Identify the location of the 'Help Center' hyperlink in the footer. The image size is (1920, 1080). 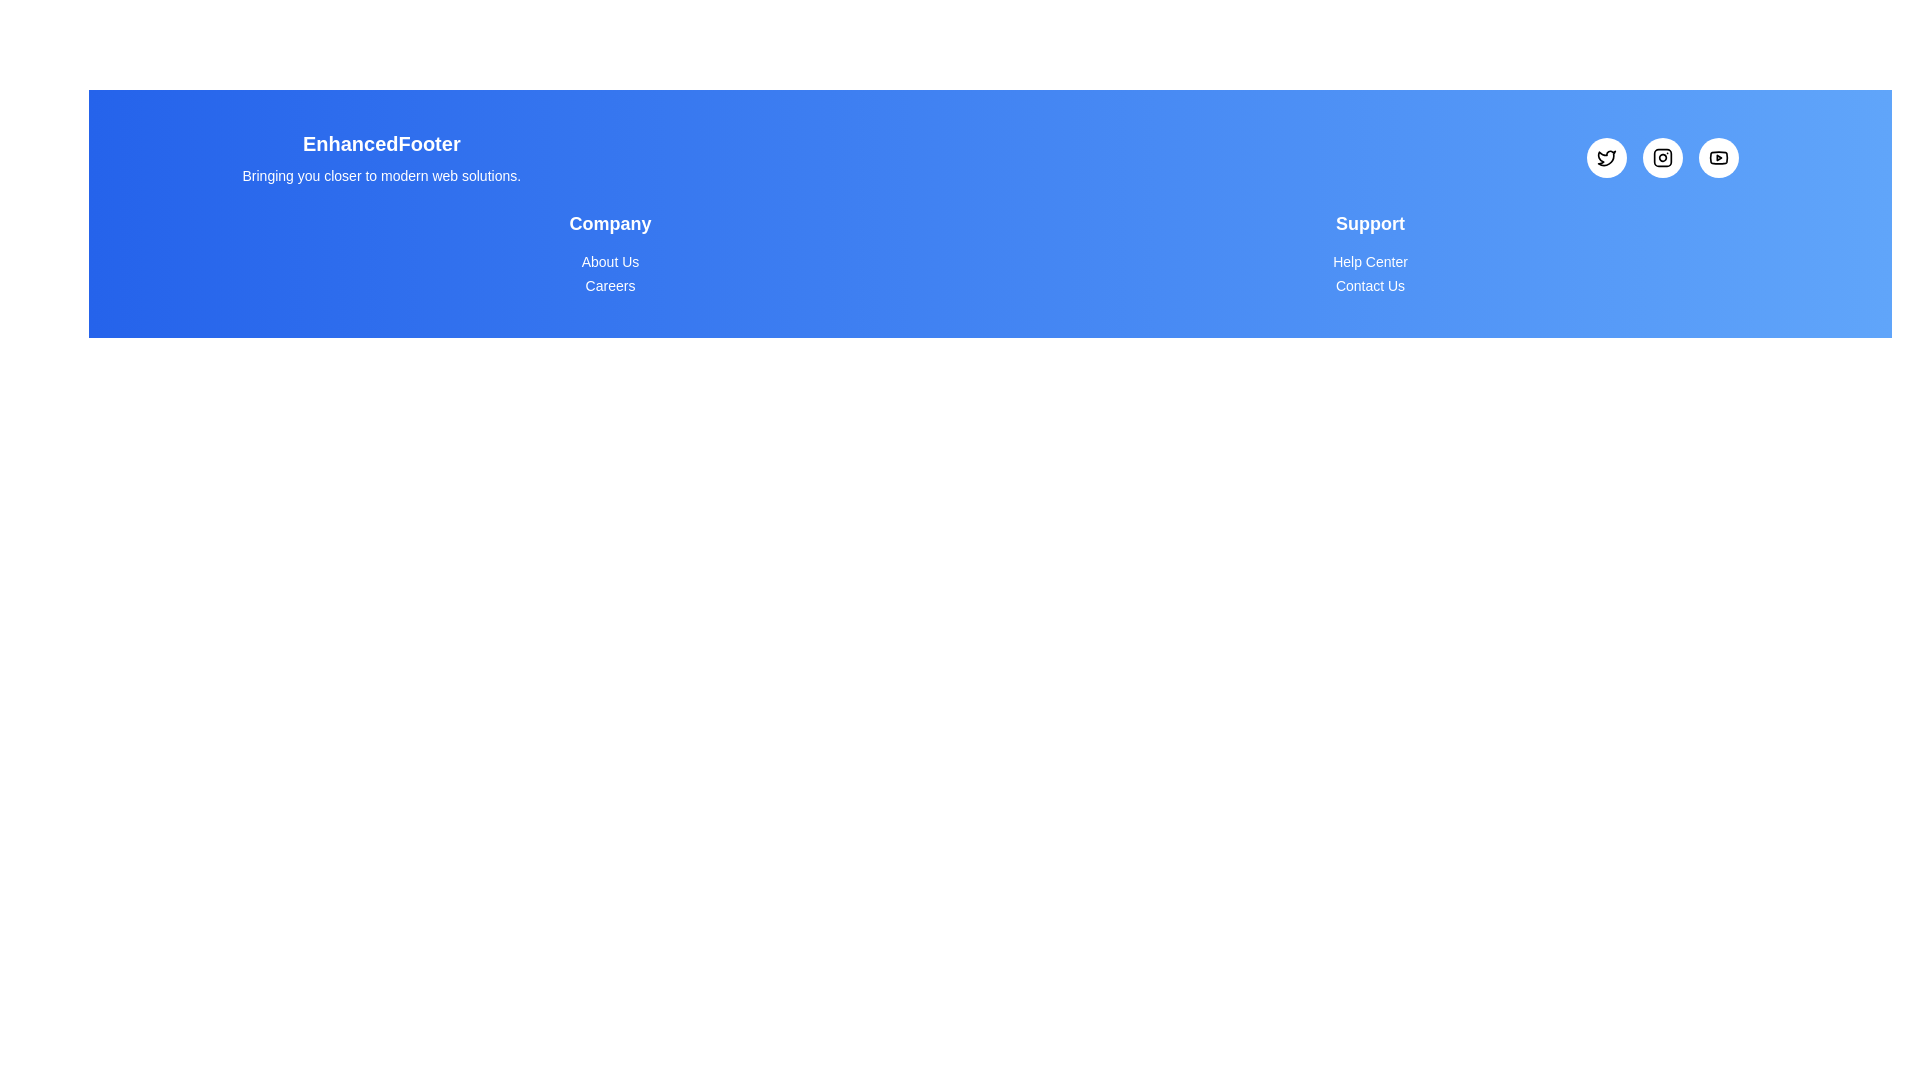
(1369, 261).